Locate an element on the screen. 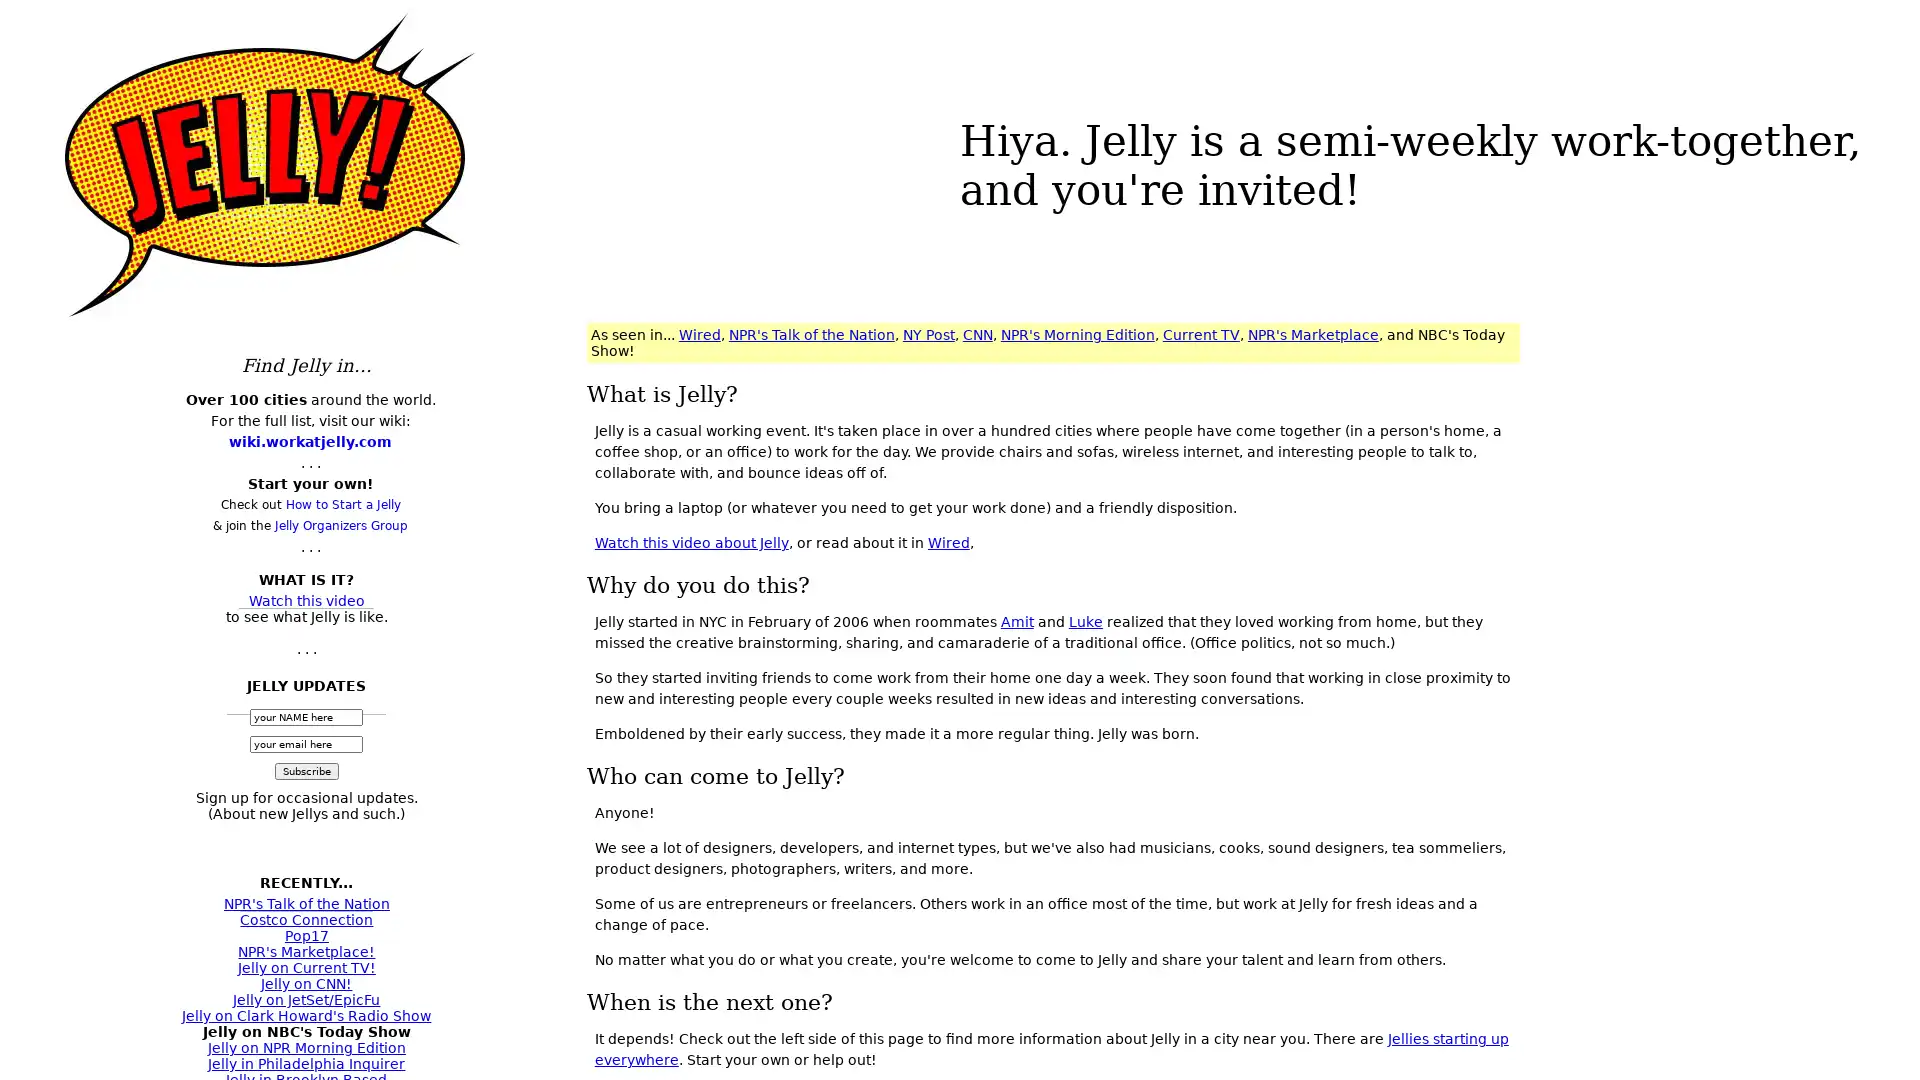  Subscribe is located at coordinates (305, 770).